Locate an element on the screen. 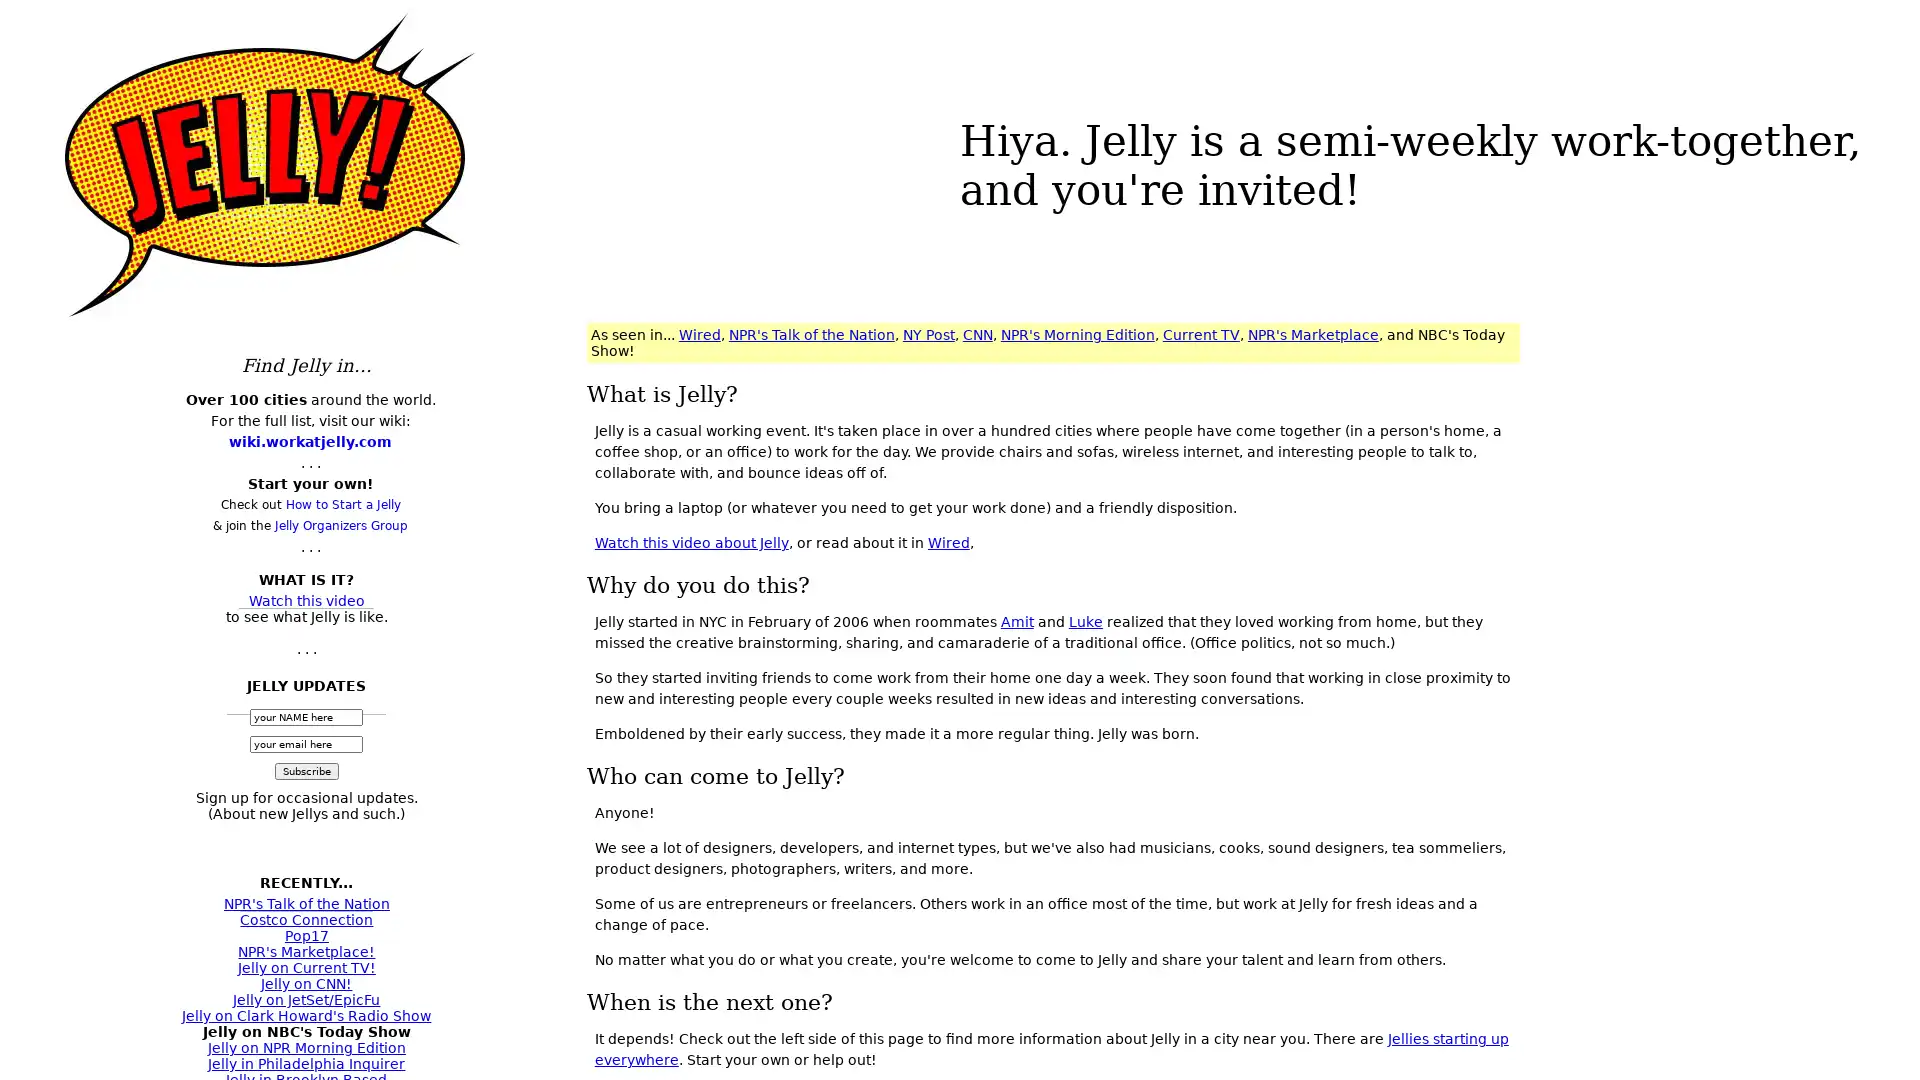  Subscribe is located at coordinates (305, 770).